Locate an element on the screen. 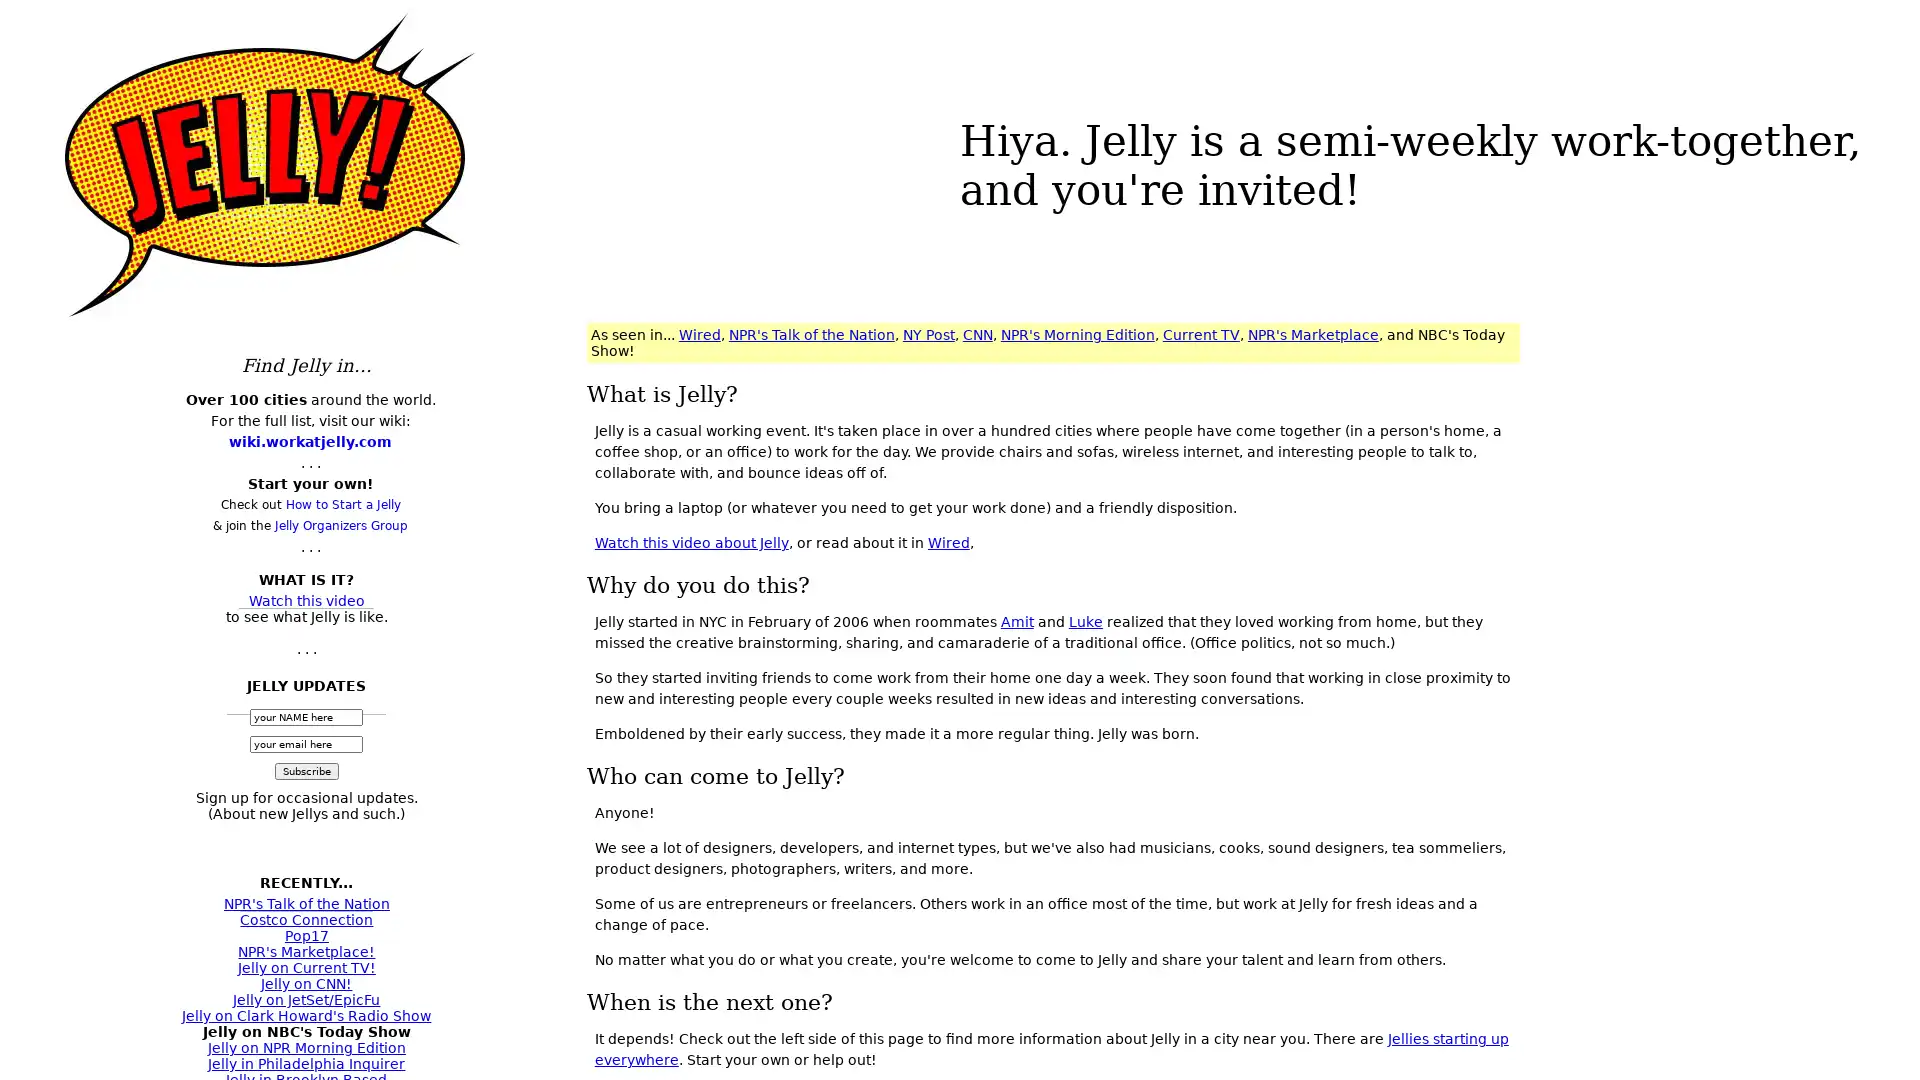  Subscribe is located at coordinates (305, 770).